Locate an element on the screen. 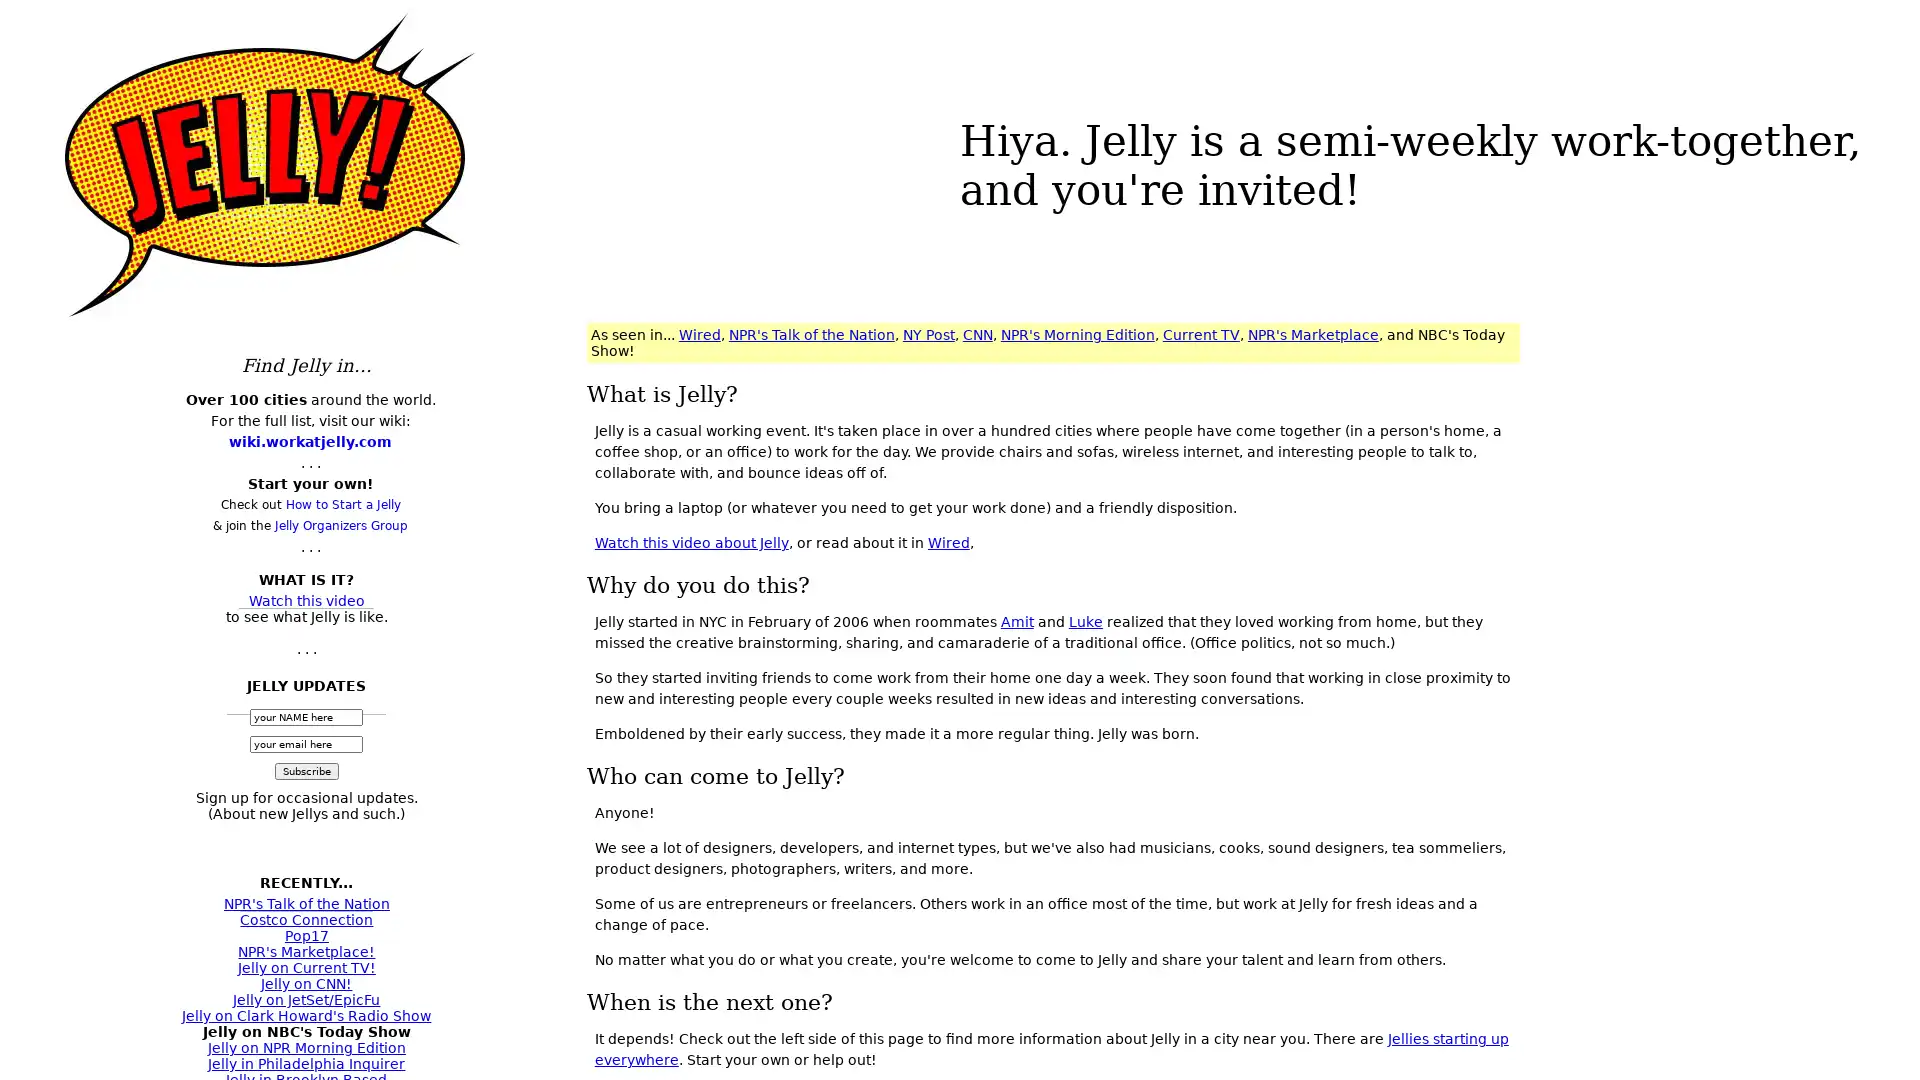  Subscribe is located at coordinates (305, 770).